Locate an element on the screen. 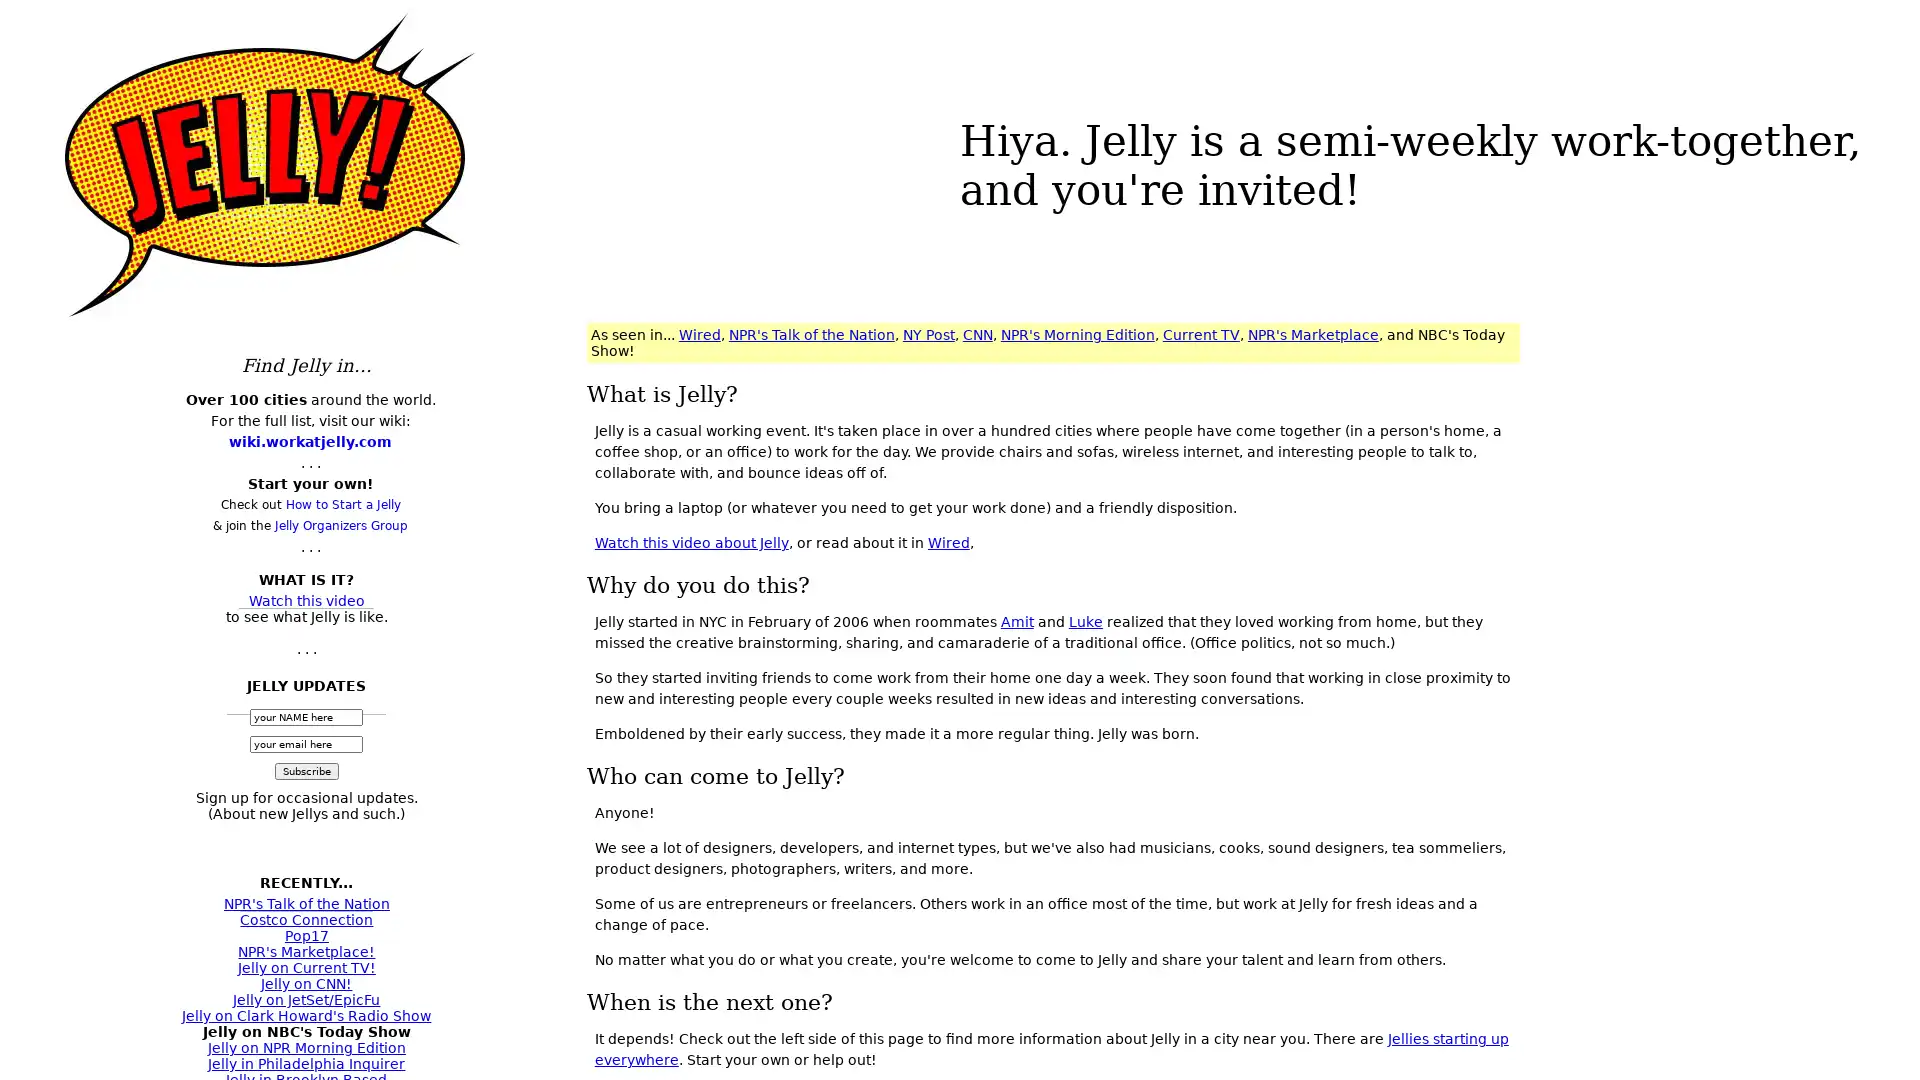  Subscribe is located at coordinates (305, 770).